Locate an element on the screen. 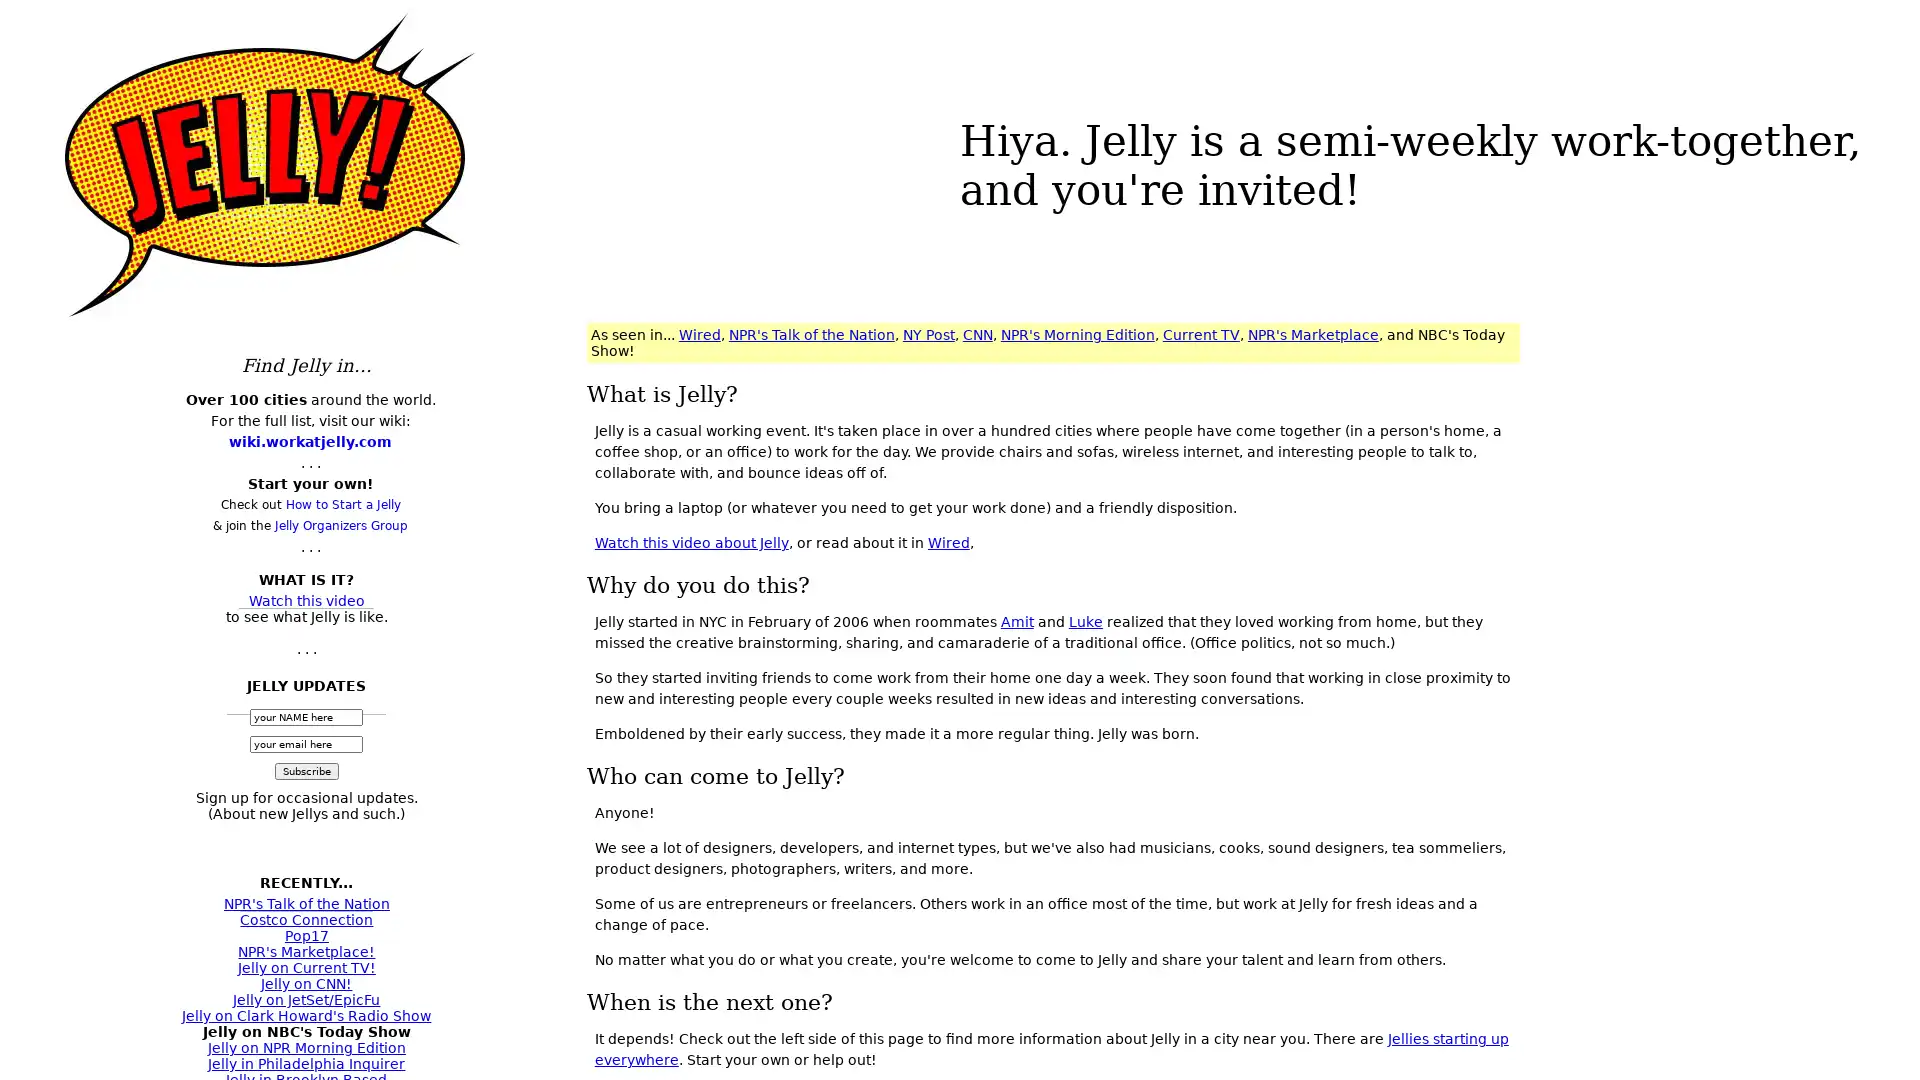  Subscribe is located at coordinates (305, 770).